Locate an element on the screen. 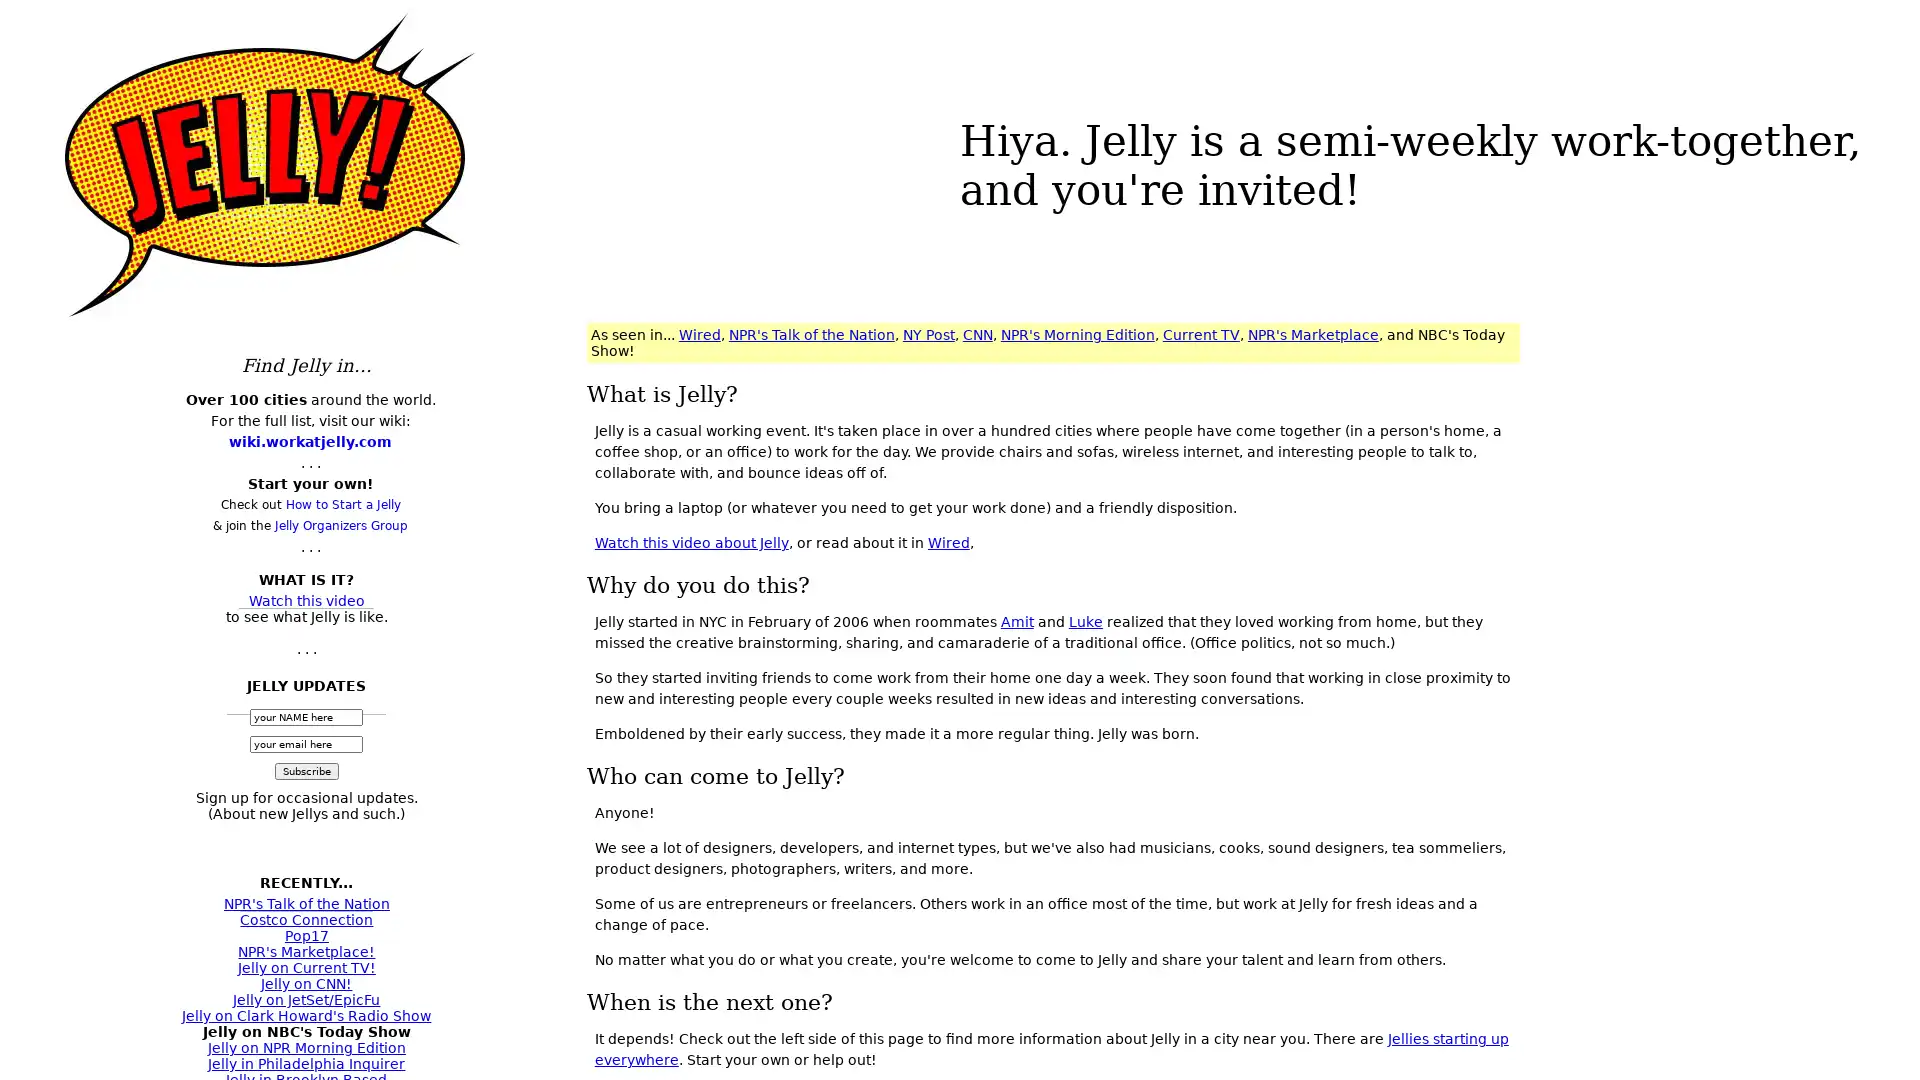  Subscribe is located at coordinates (305, 770).